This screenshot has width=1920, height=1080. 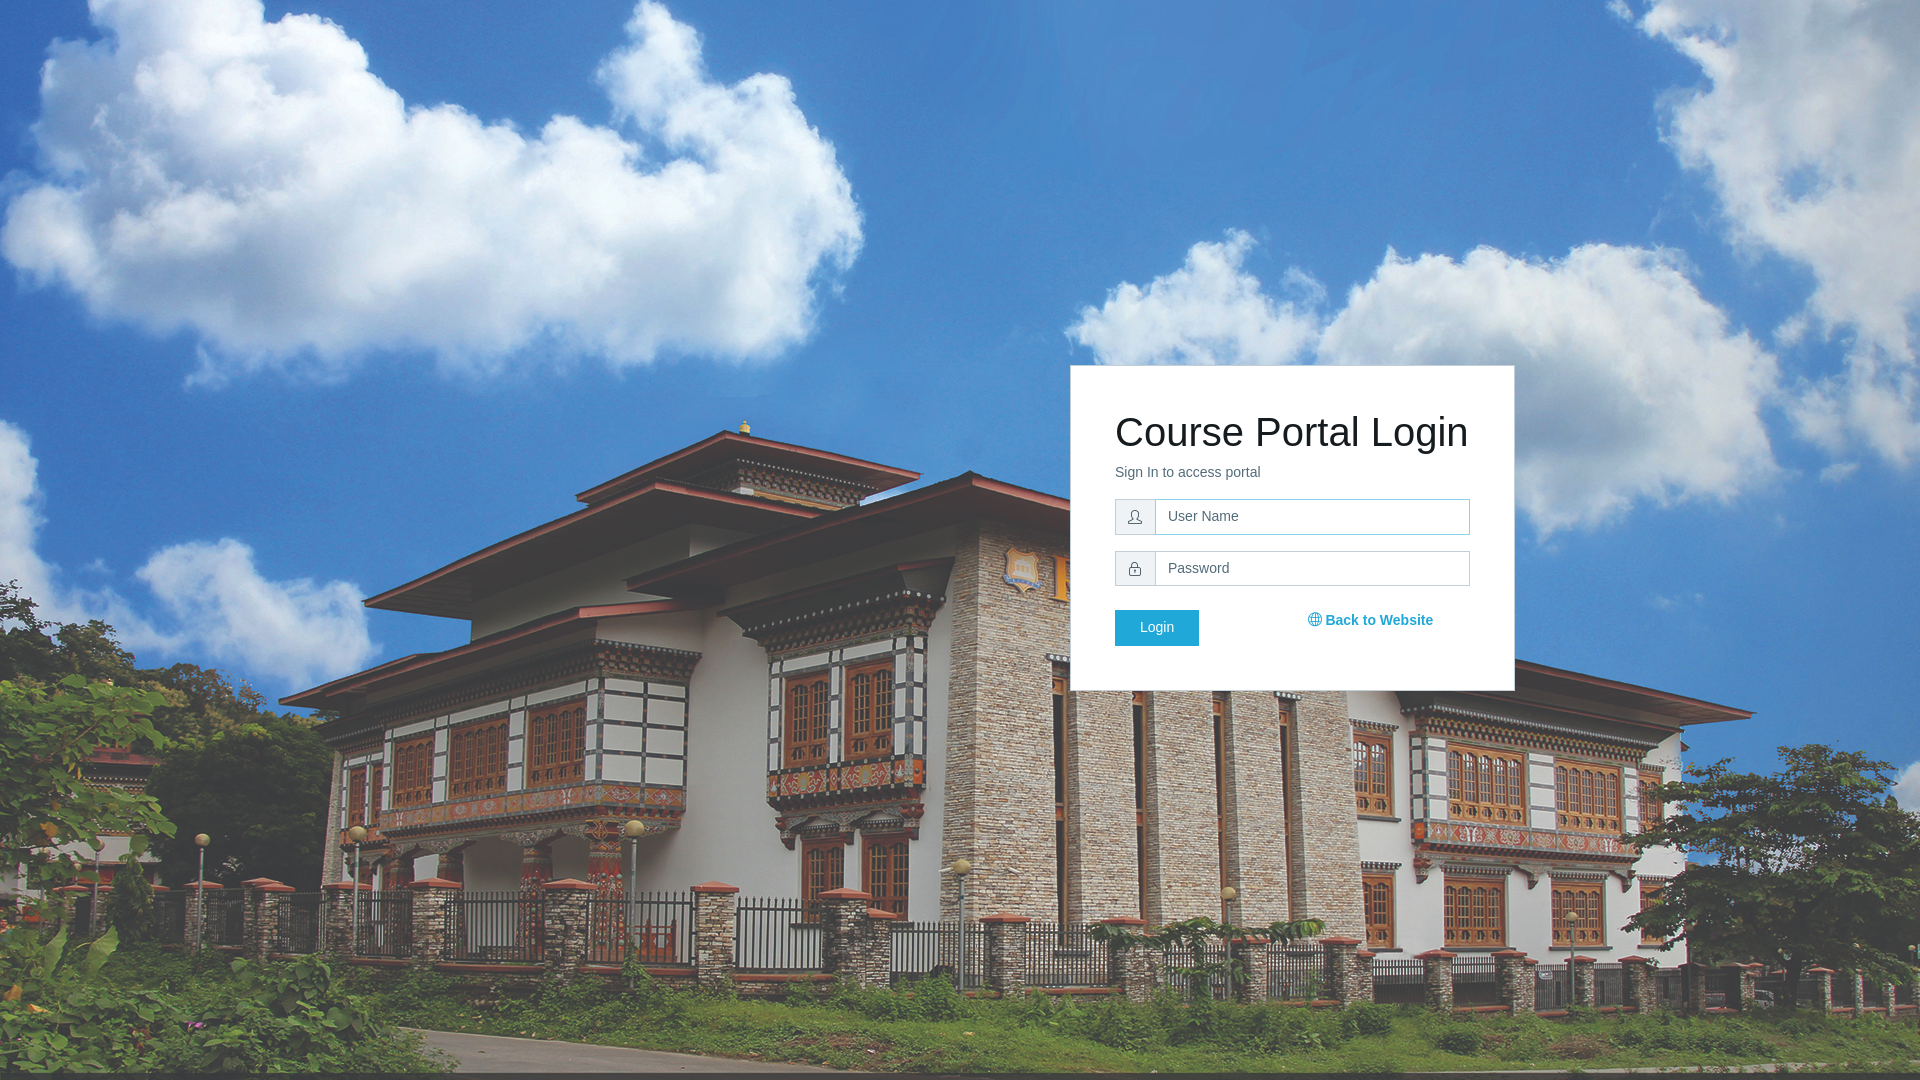 What do you see at coordinates (1156, 627) in the screenshot?
I see `'Login'` at bounding box center [1156, 627].